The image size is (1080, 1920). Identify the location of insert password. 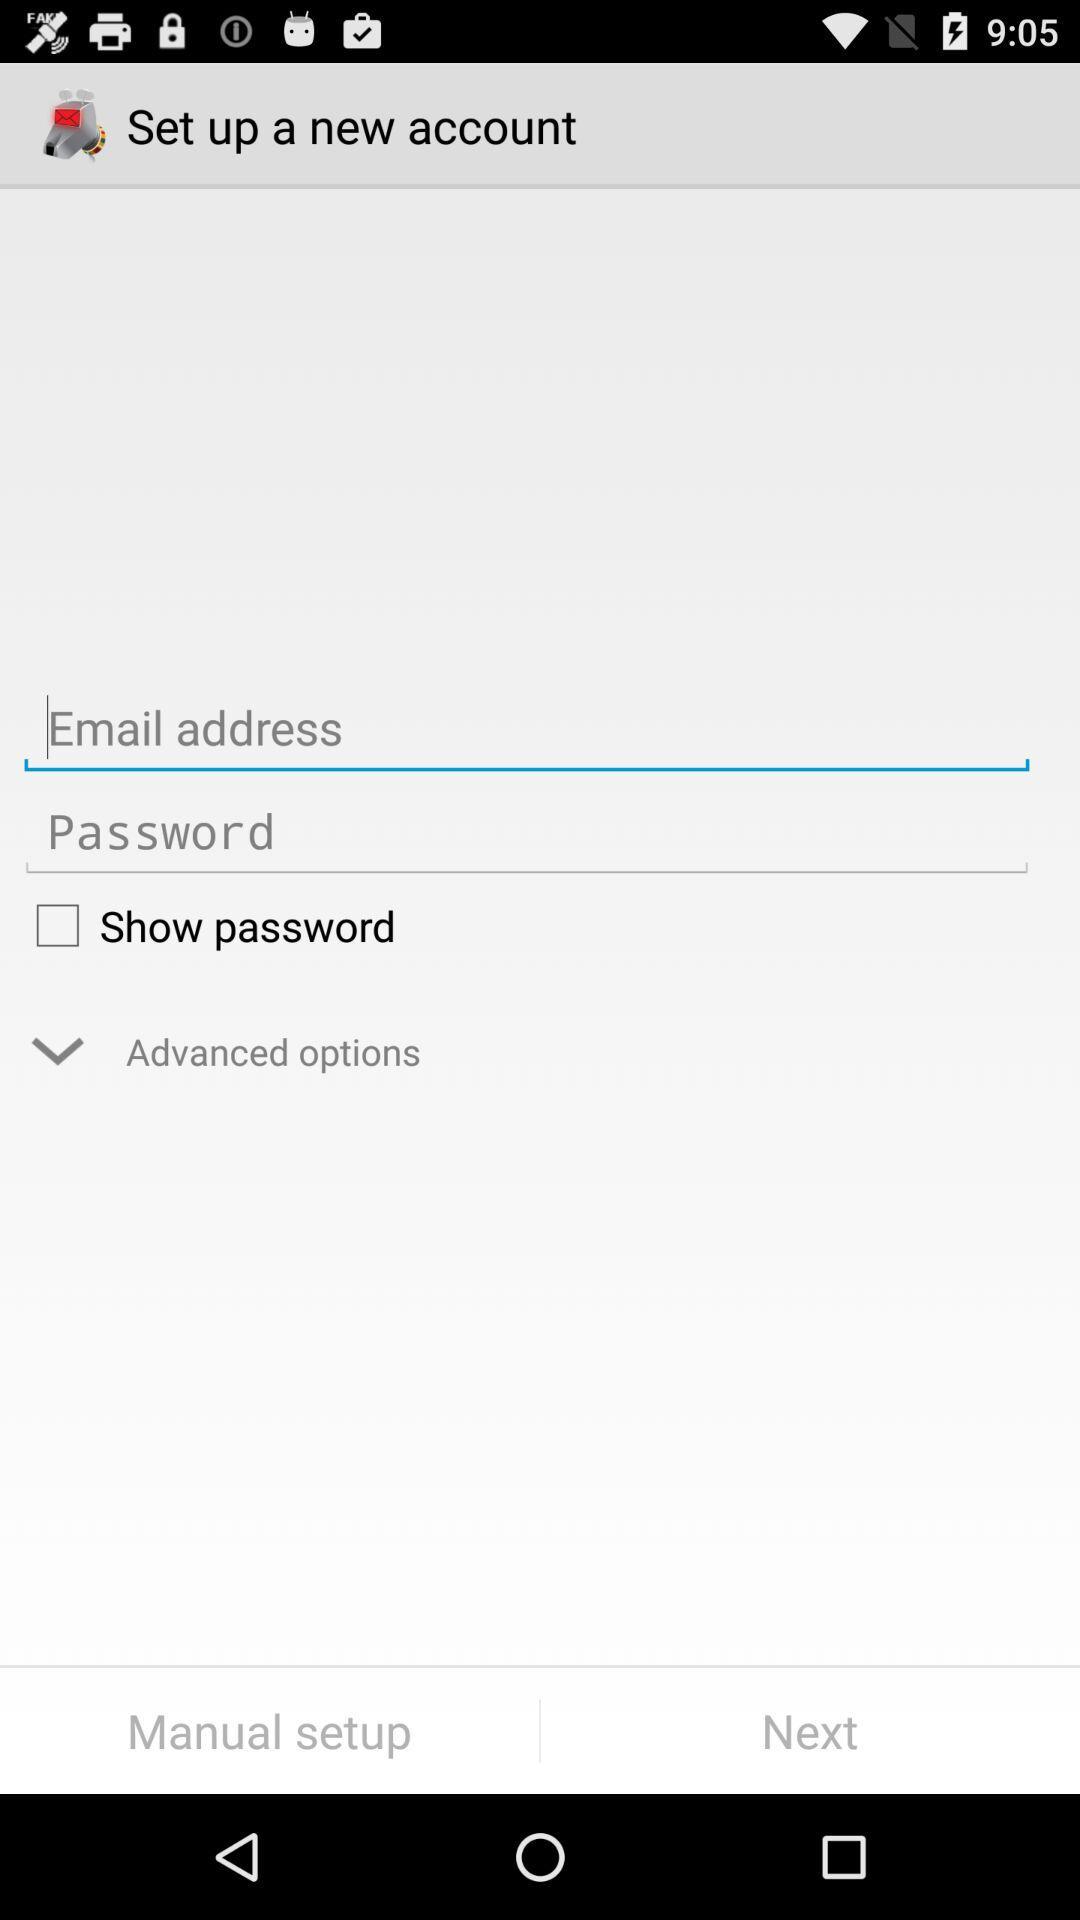
(525, 831).